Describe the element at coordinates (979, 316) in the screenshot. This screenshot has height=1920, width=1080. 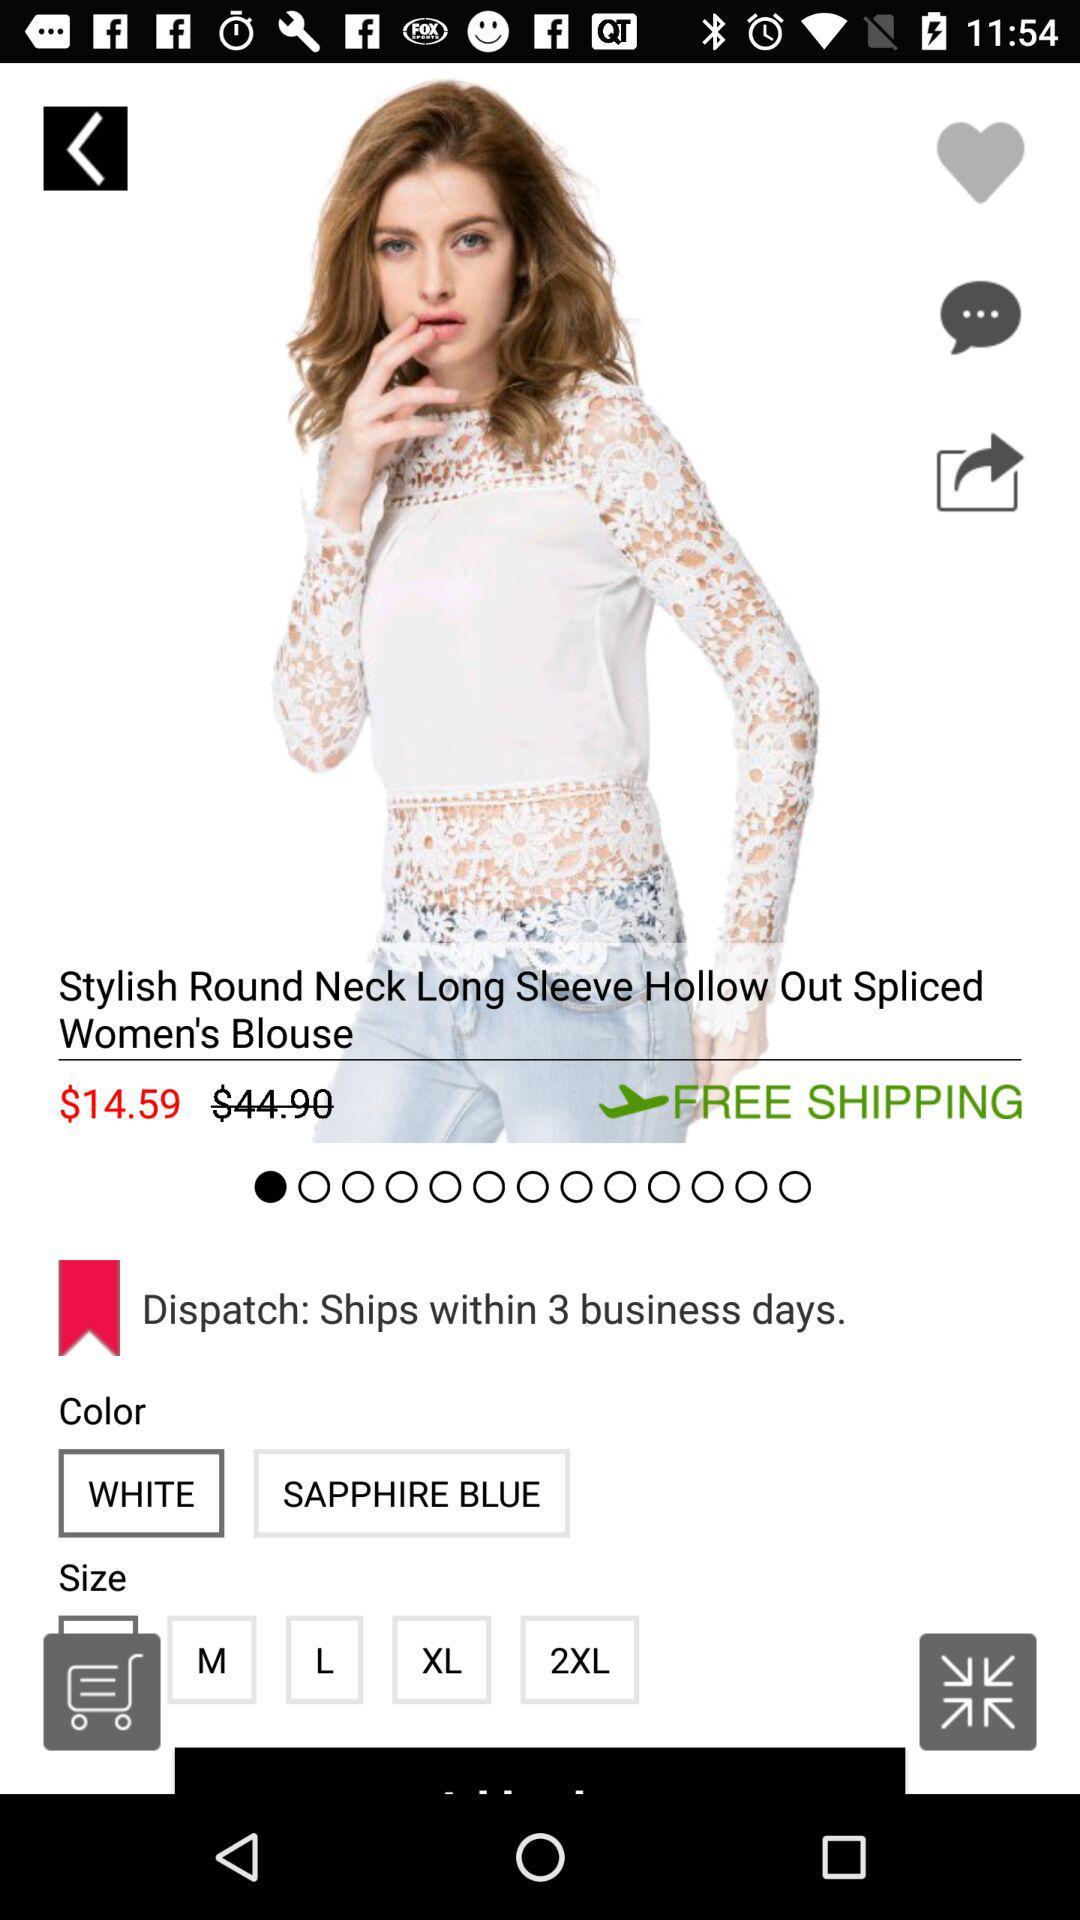
I see `the chat icon` at that location.